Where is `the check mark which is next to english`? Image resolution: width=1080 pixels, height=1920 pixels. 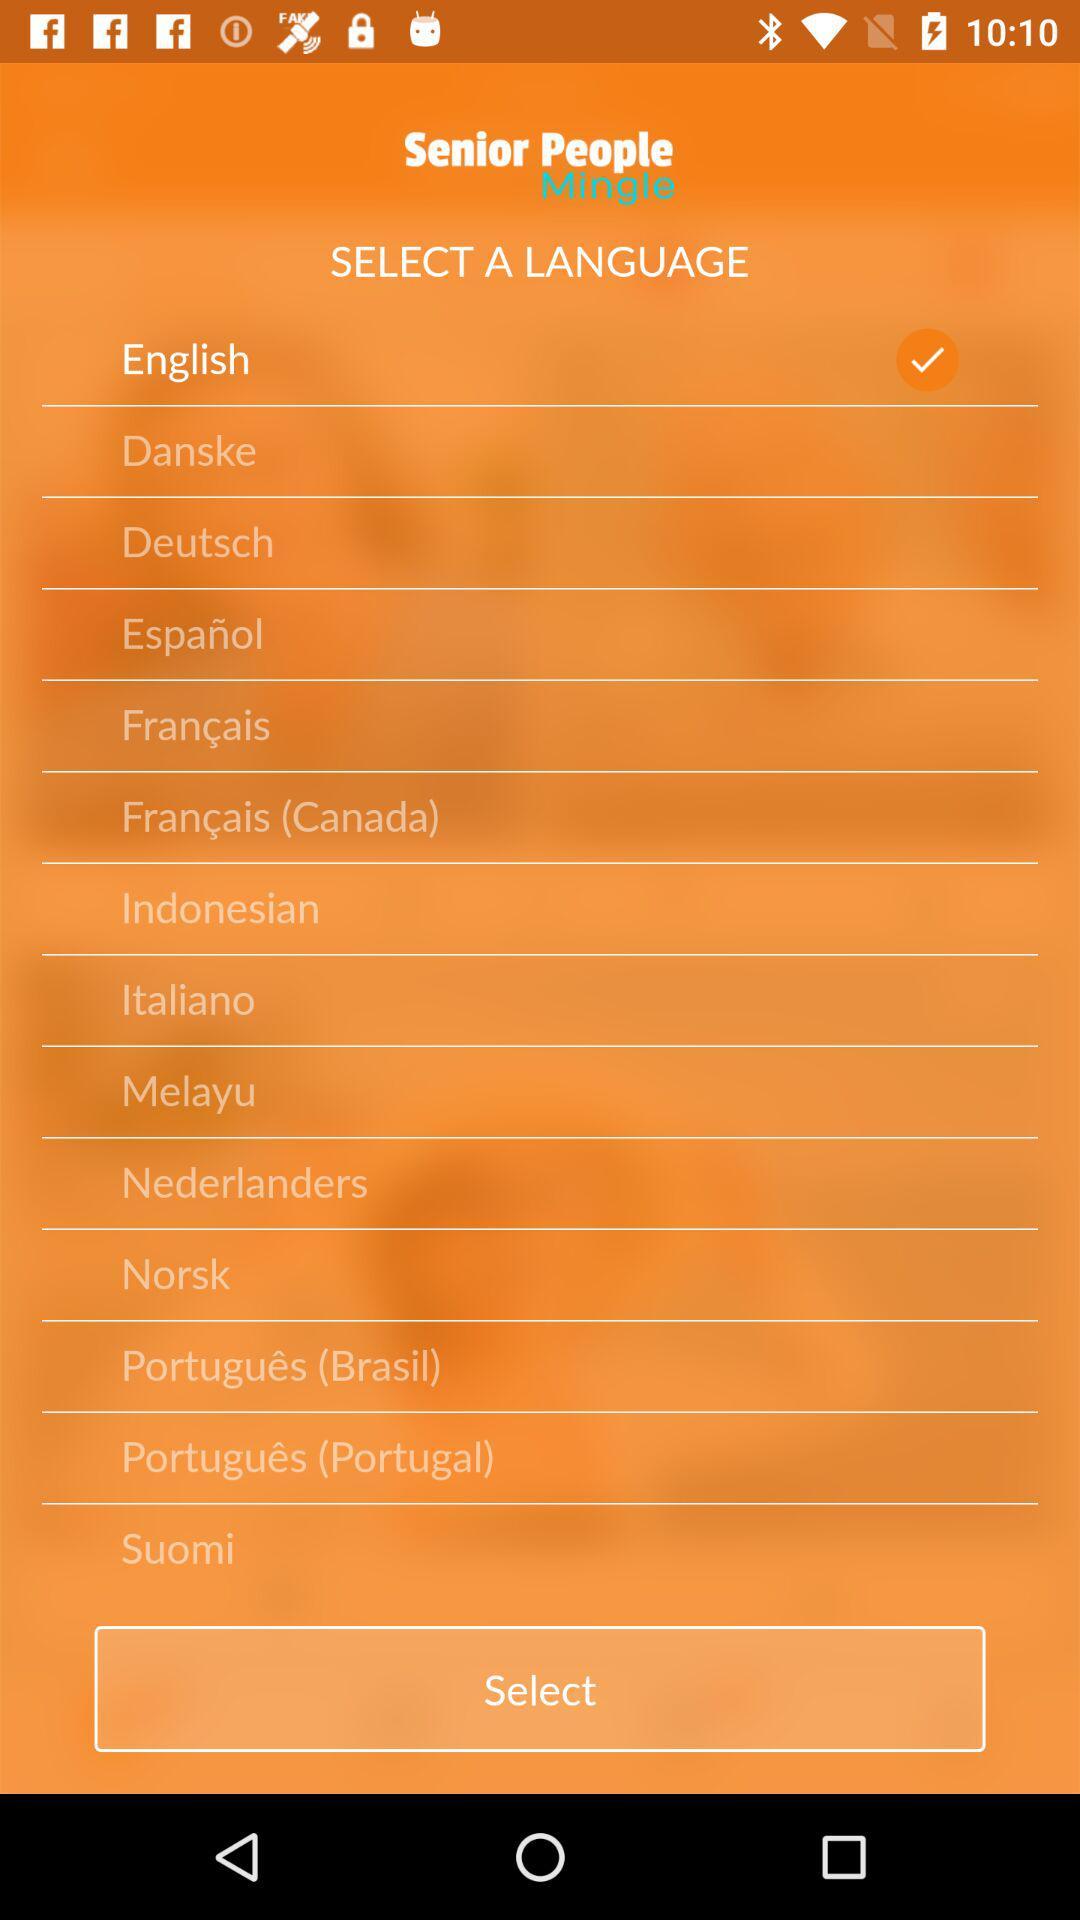
the check mark which is next to english is located at coordinates (927, 360).